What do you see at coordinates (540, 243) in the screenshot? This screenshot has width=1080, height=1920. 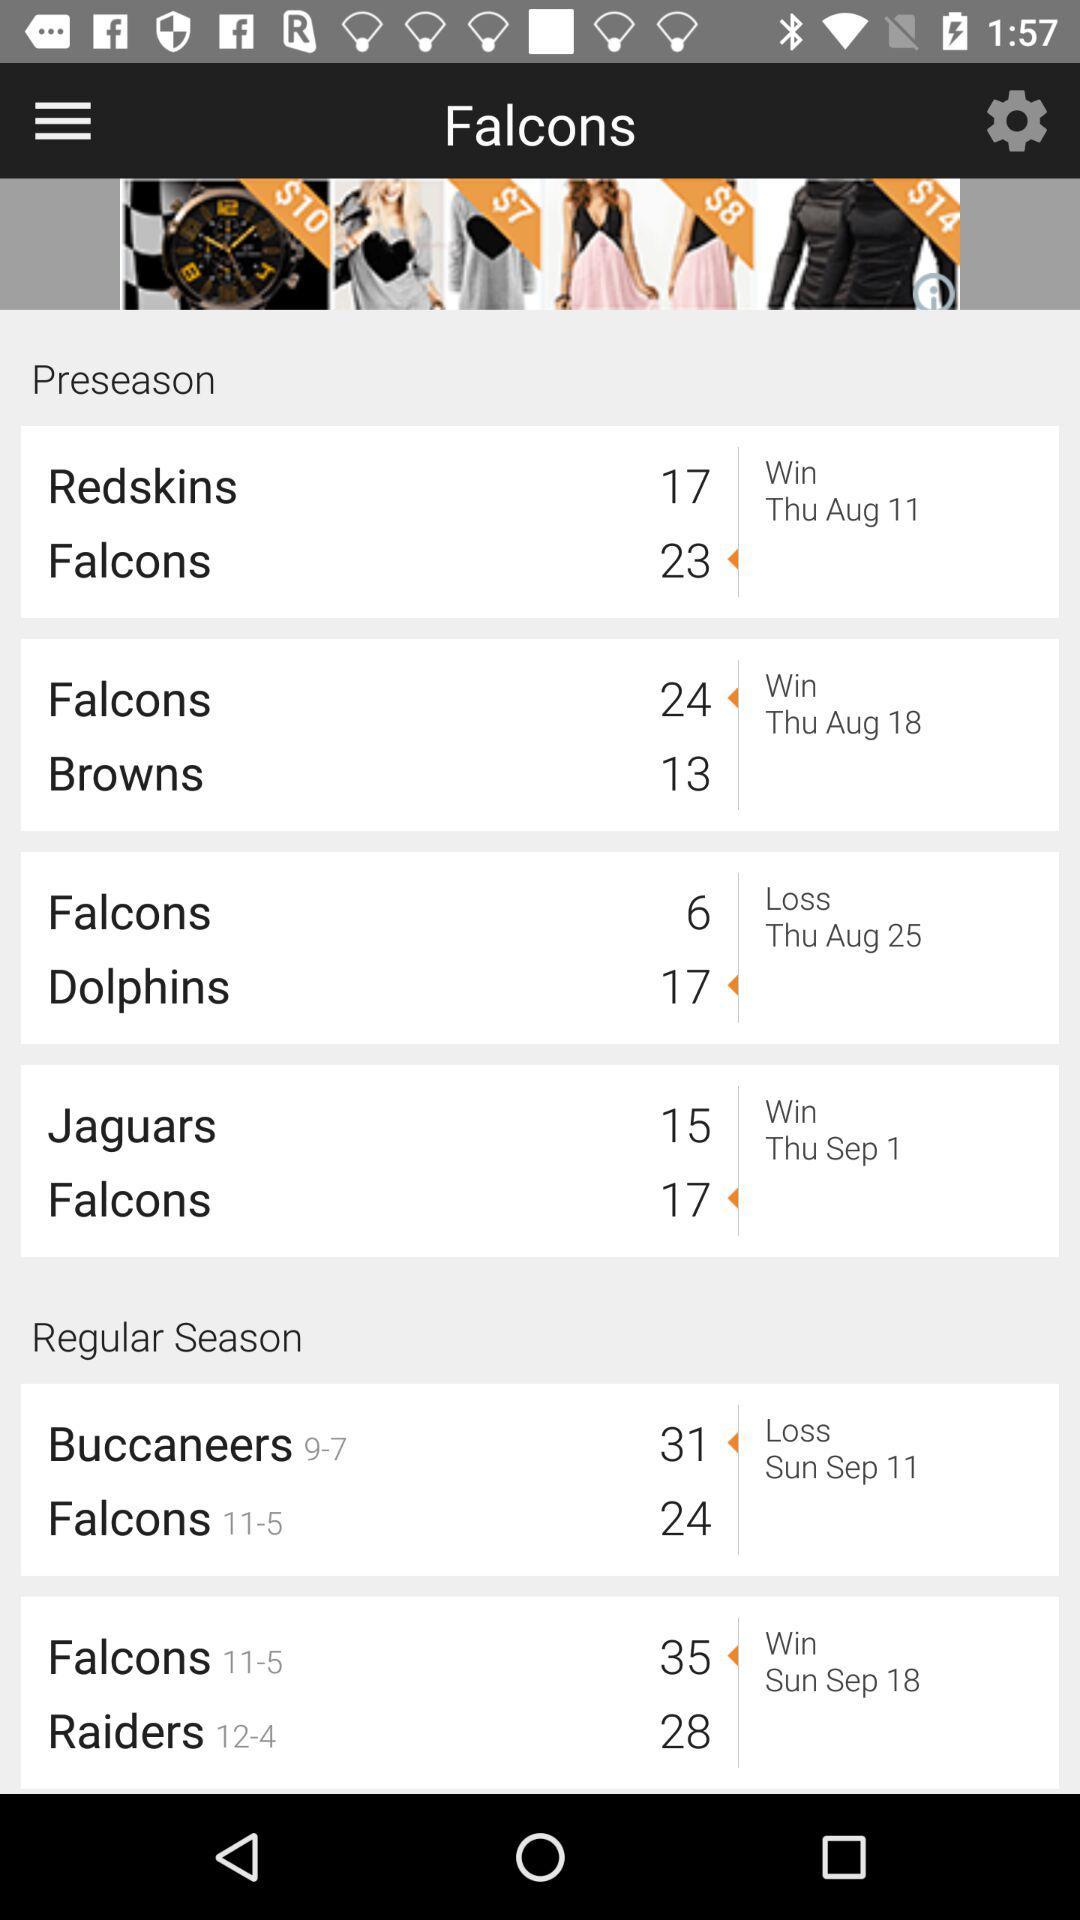 I see `more details` at bounding box center [540, 243].